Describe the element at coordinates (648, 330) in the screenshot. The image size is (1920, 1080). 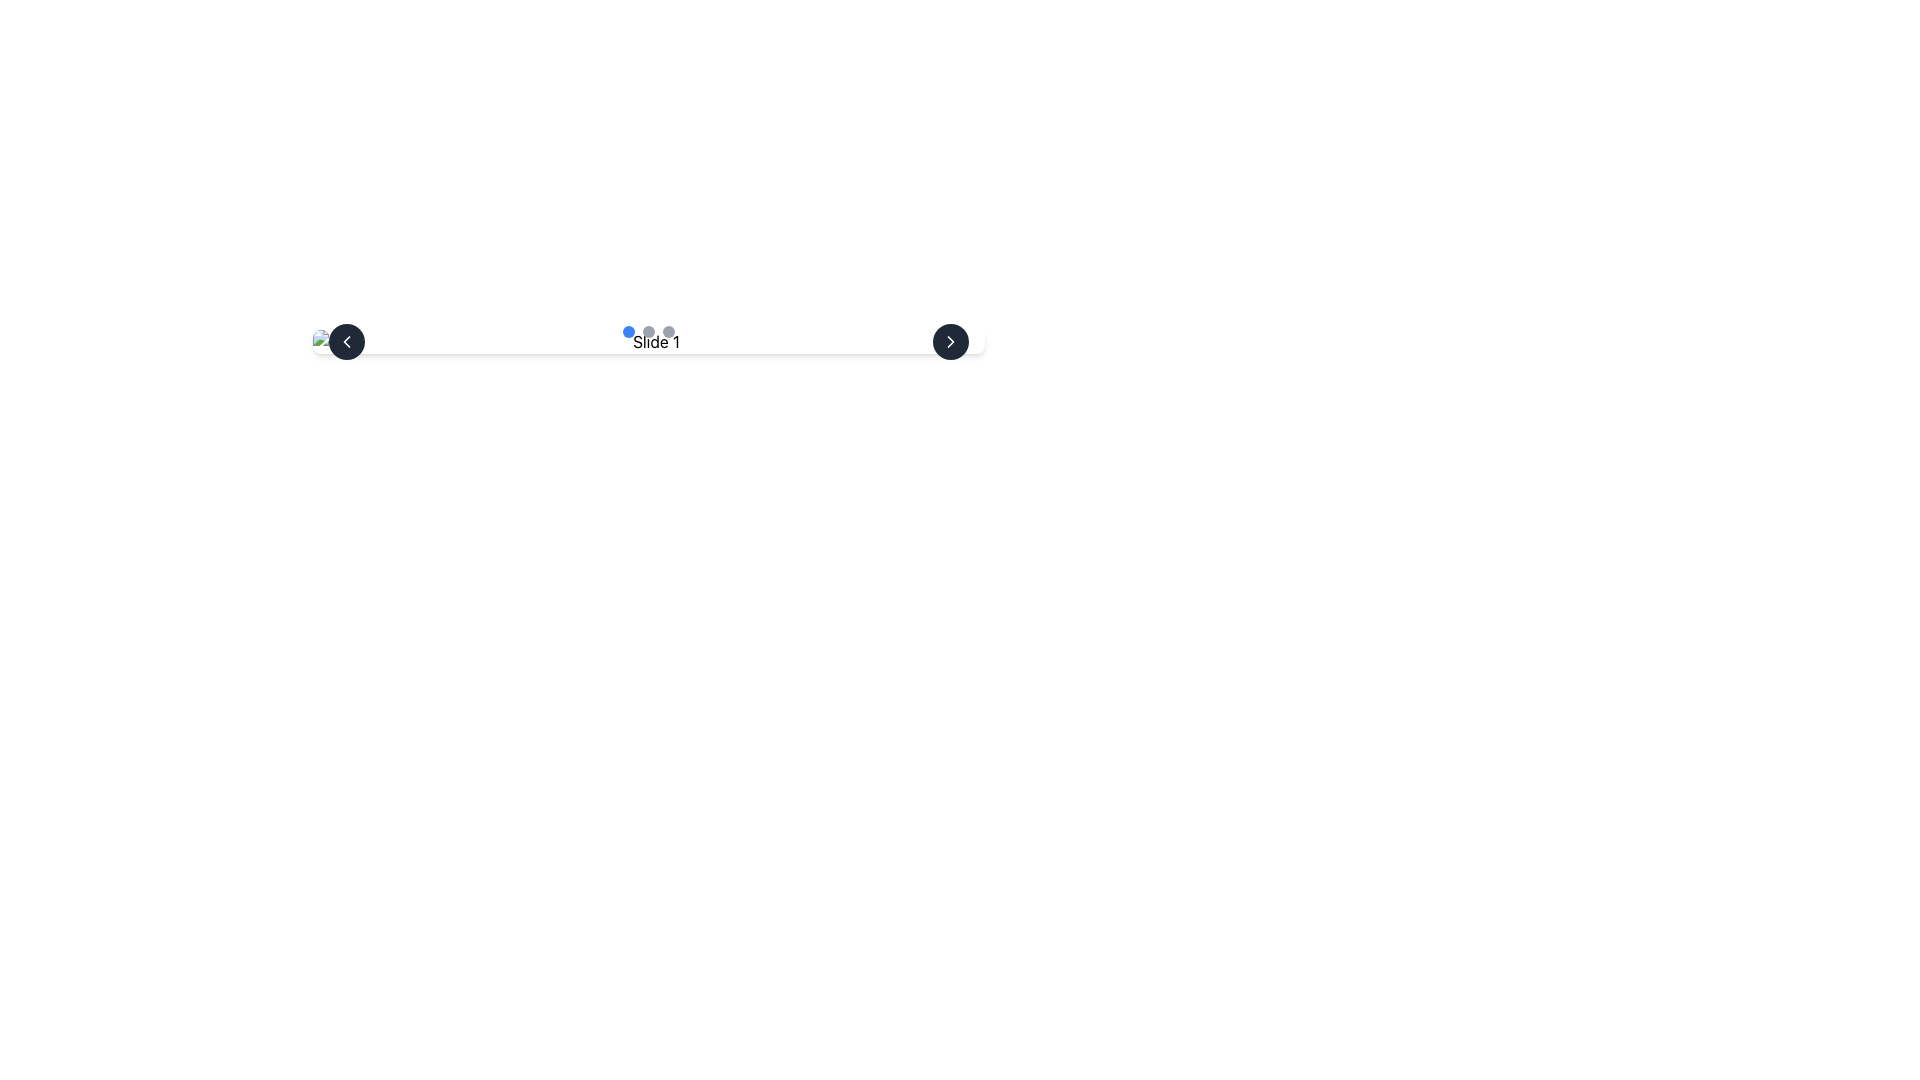
I see `the second circular indicator button for the carousel widget located at the bottom-center of the interface` at that location.